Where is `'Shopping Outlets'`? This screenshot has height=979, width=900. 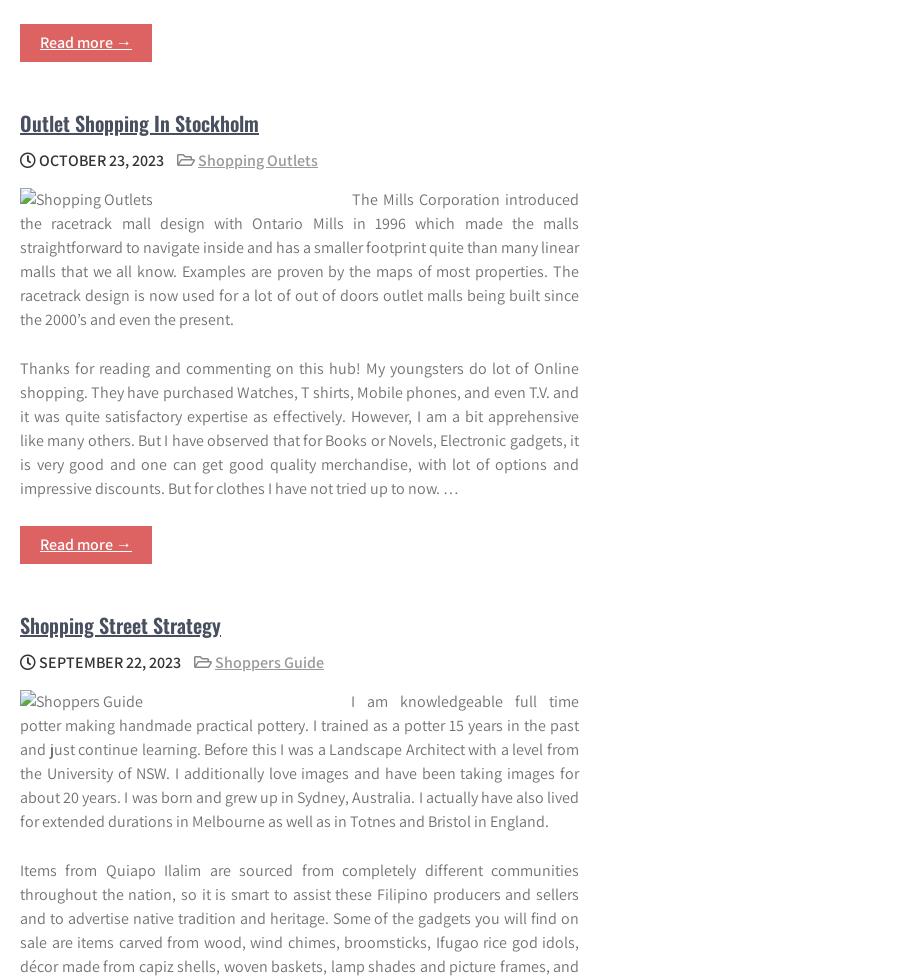 'Shopping Outlets' is located at coordinates (257, 159).